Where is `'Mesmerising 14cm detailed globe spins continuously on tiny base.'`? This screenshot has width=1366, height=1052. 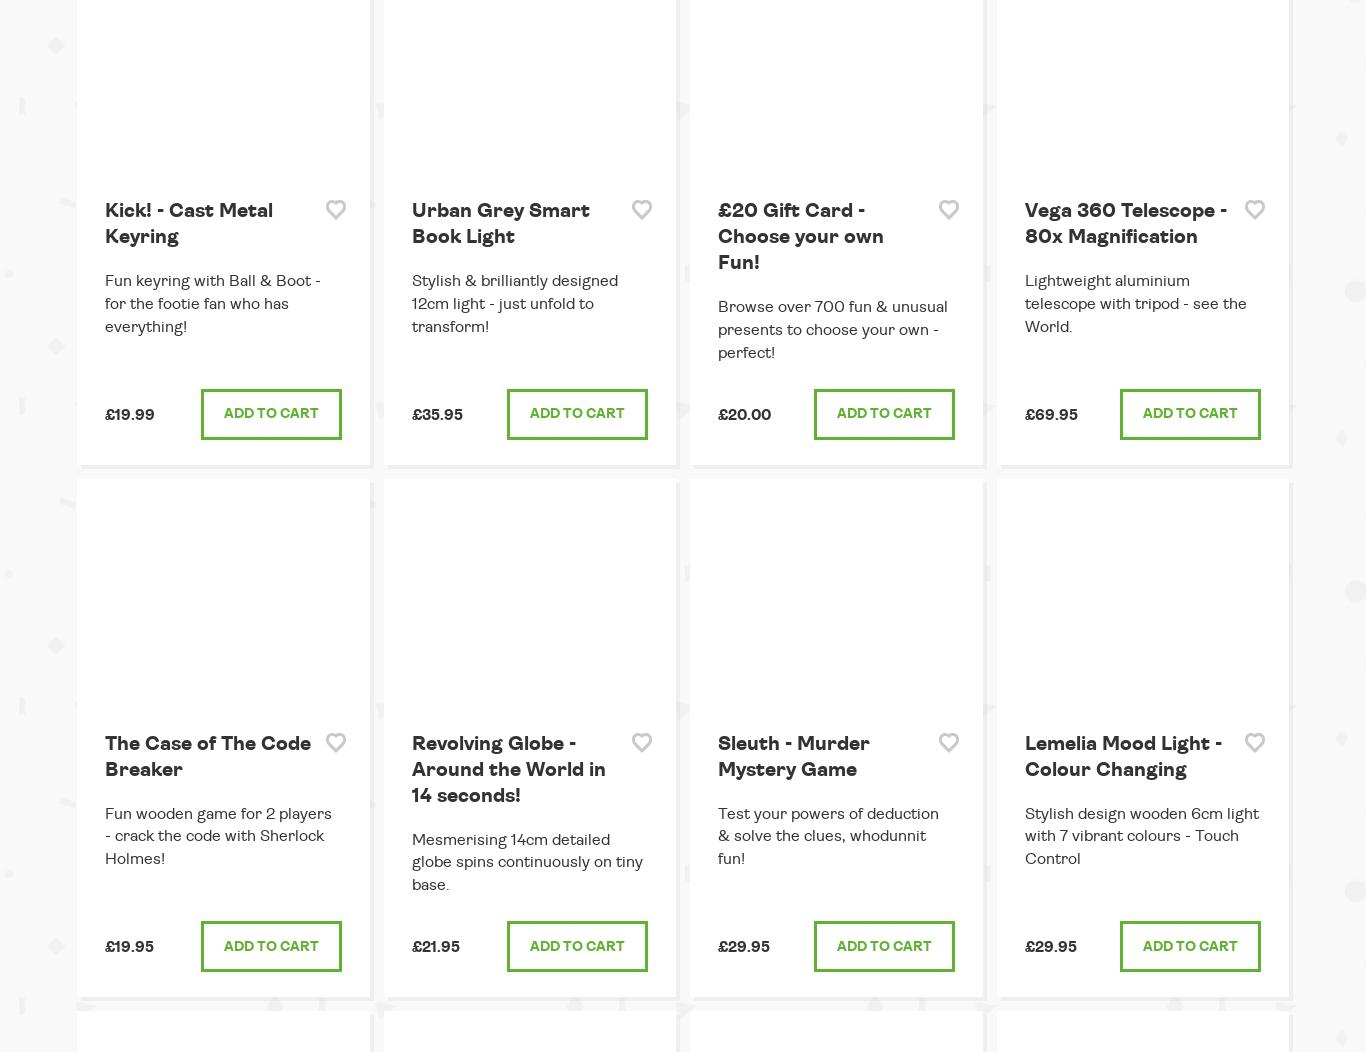 'Mesmerising 14cm detailed globe spins continuously on tiny base.' is located at coordinates (526, 861).